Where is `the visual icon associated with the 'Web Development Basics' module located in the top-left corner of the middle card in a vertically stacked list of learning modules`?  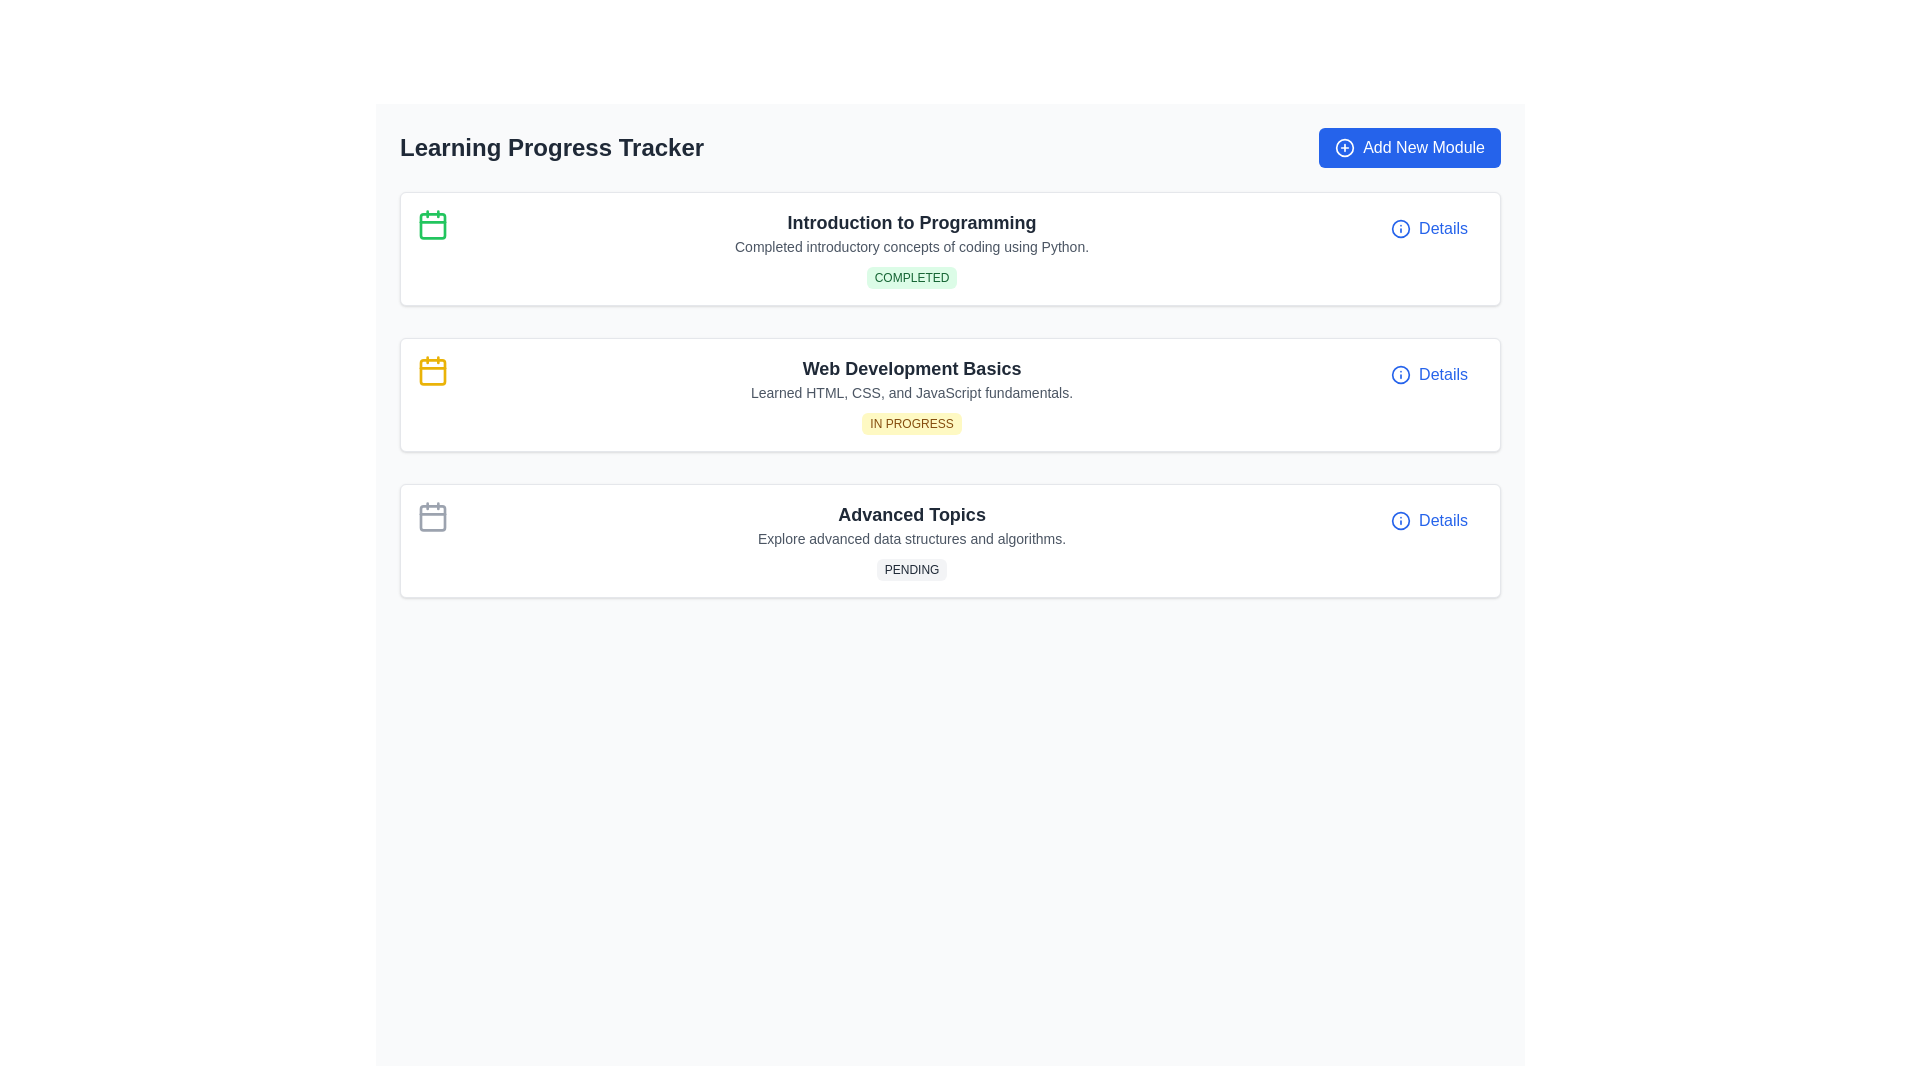 the visual icon associated with the 'Web Development Basics' module located in the top-left corner of the middle card in a vertically stacked list of learning modules is located at coordinates (431, 370).